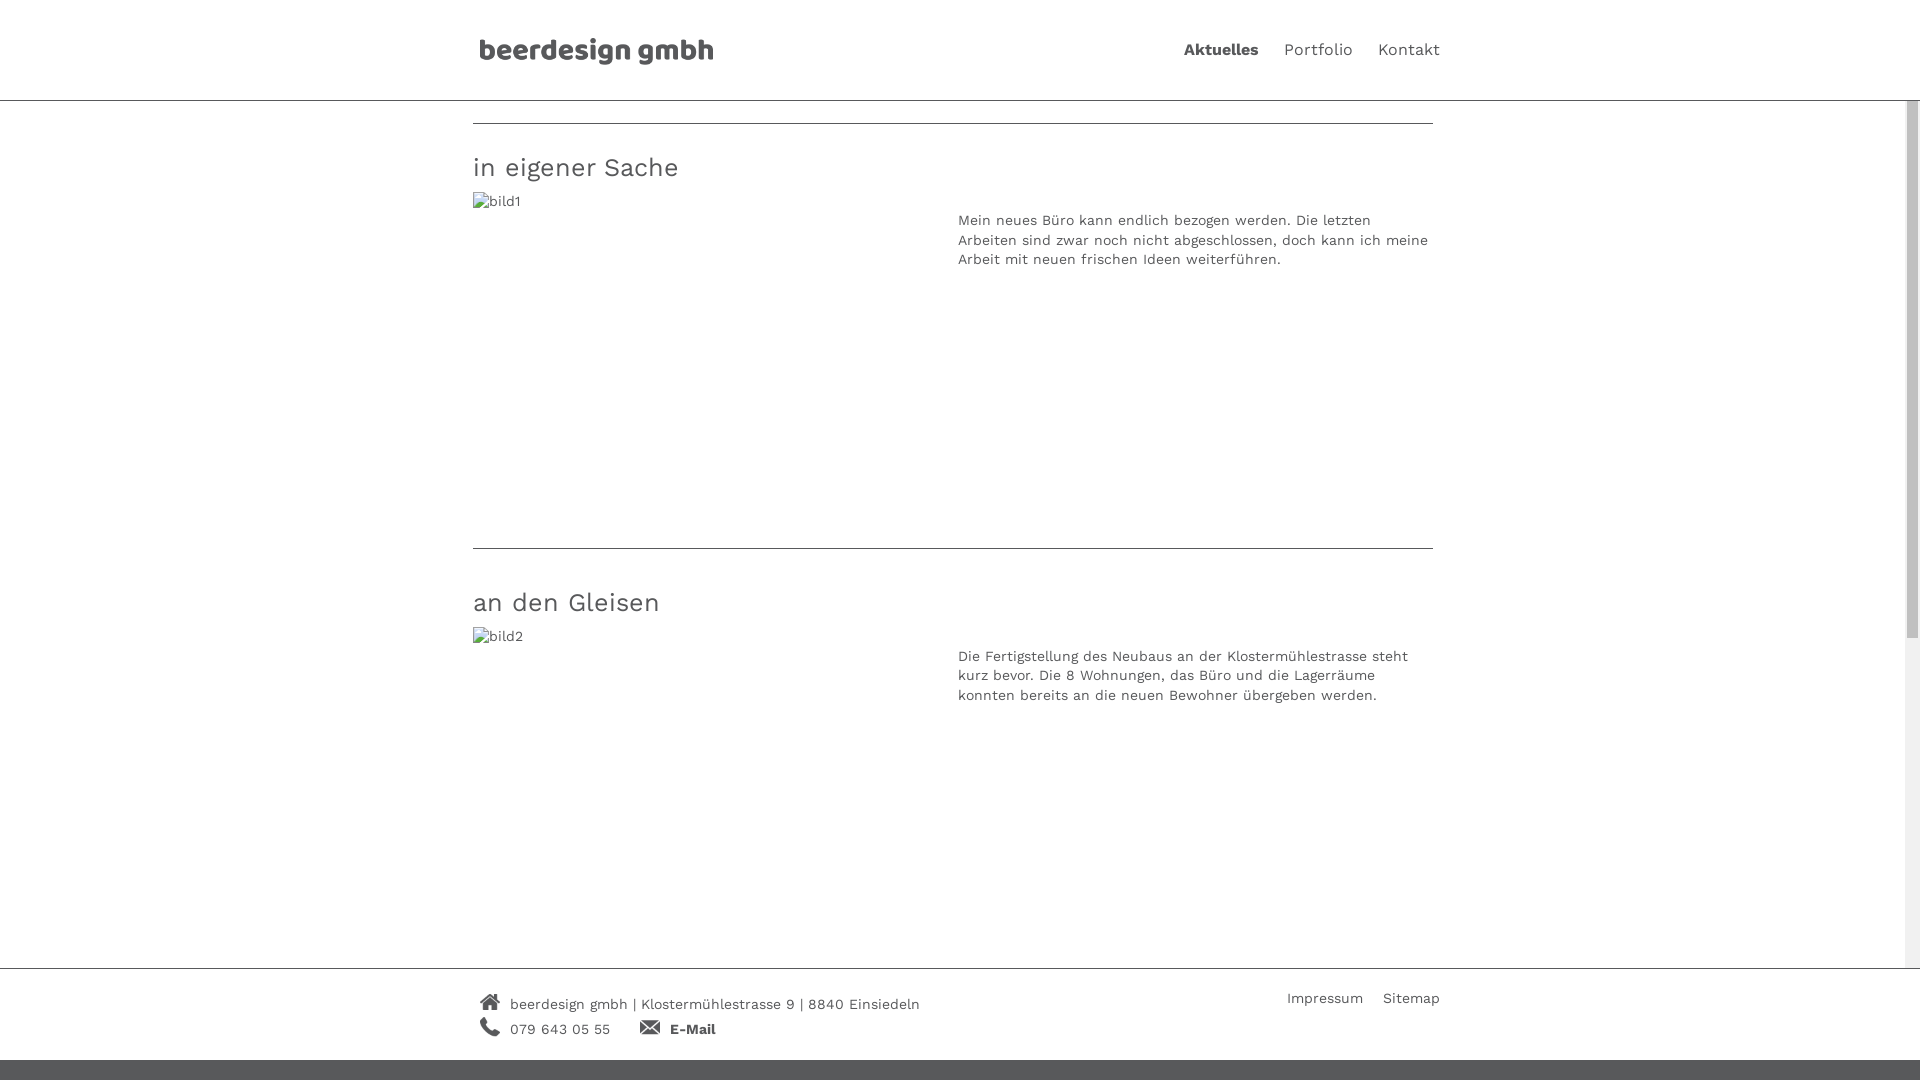 The width and height of the screenshot is (1920, 1080). Describe the element at coordinates (551, 1050) in the screenshot. I see `'mit Seesicht'` at that location.